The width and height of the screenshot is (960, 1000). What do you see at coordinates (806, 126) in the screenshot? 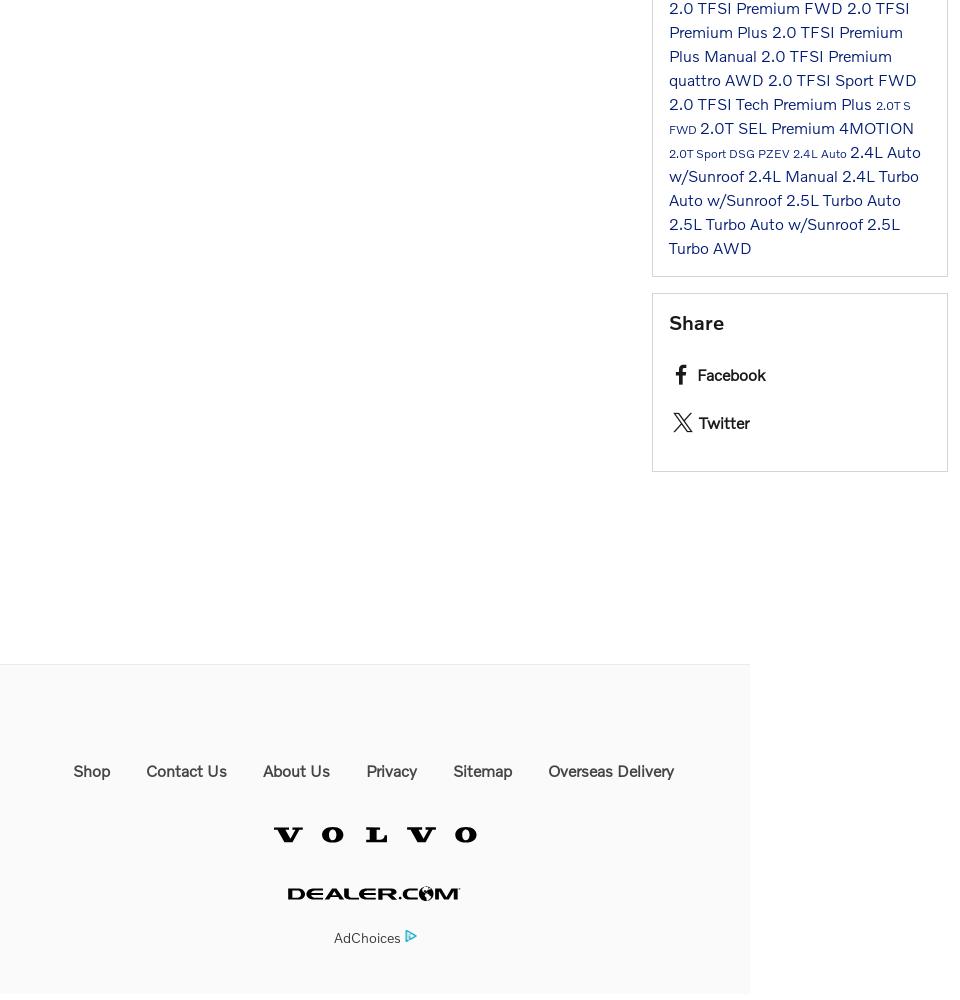
I see `'2.0T SEL Premium 4MOTION'` at bounding box center [806, 126].